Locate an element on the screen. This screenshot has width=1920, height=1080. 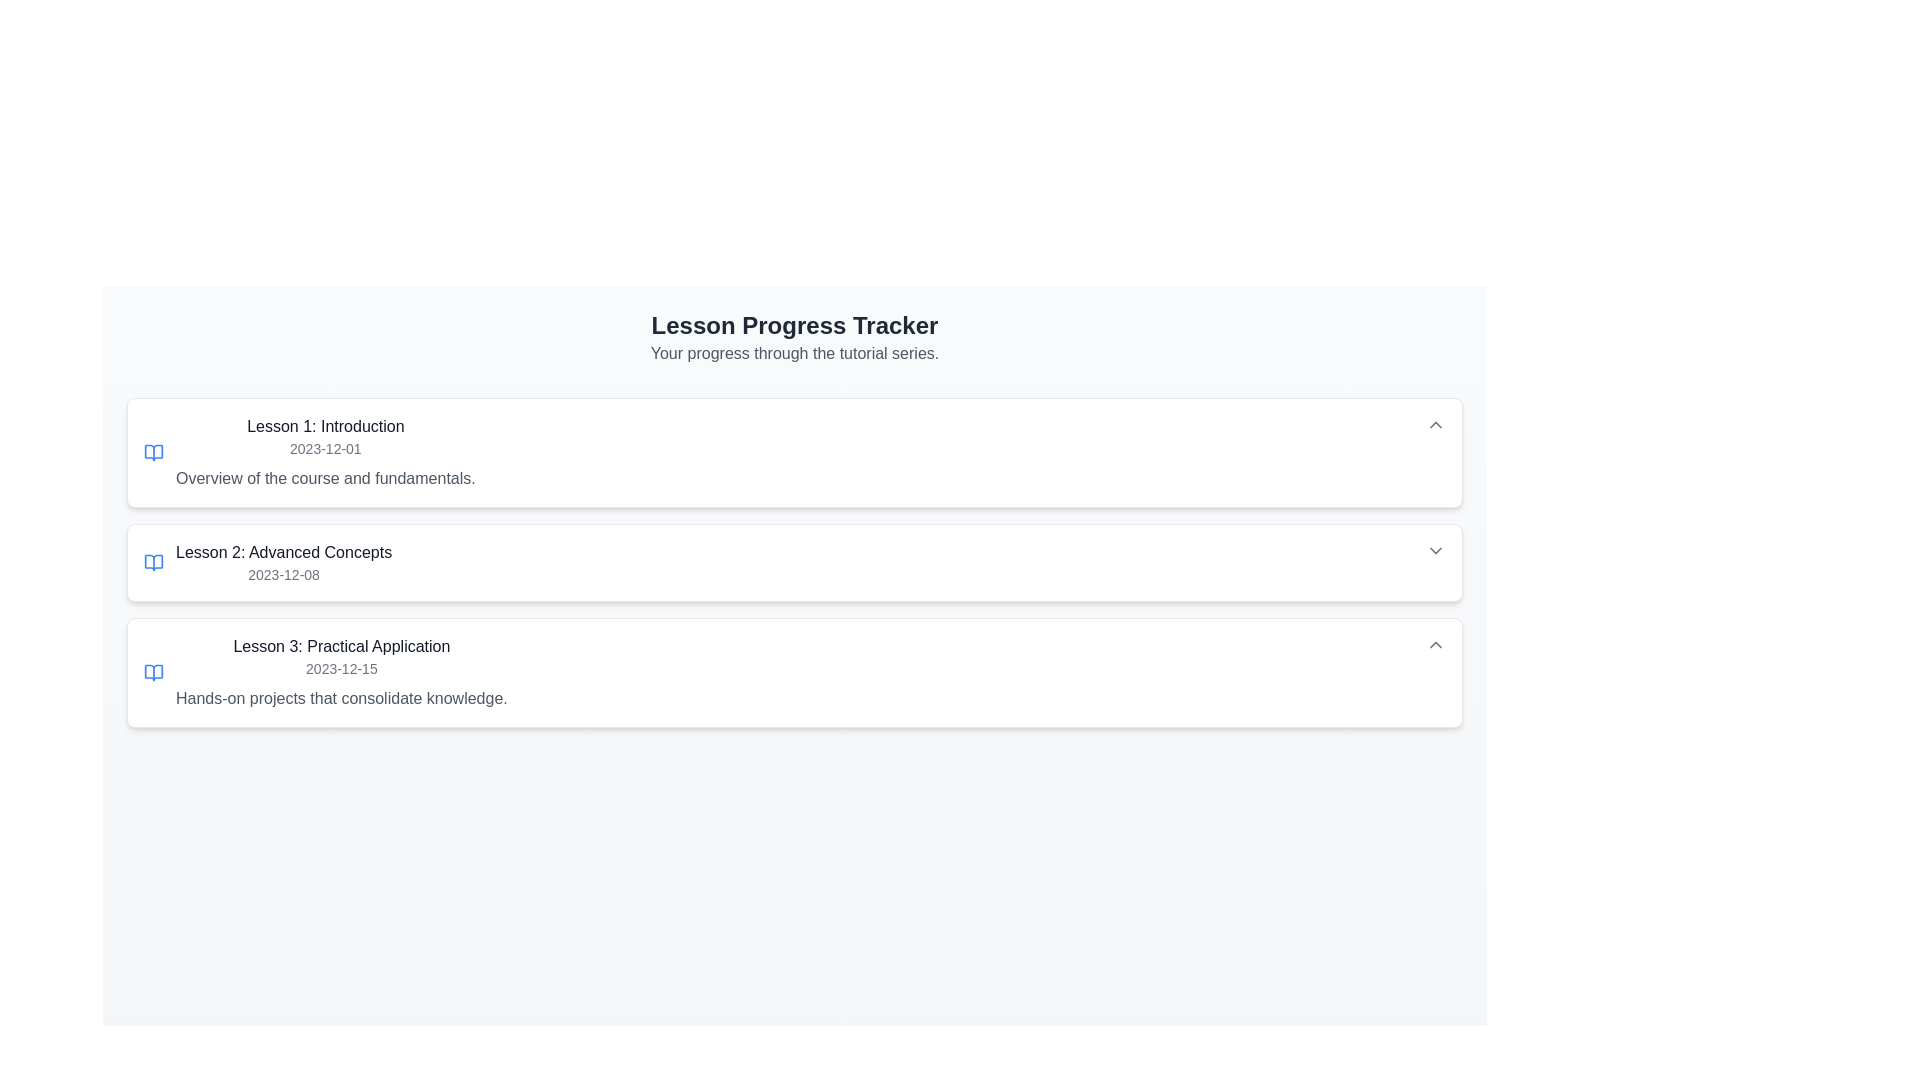
the text label displaying '2023-12-01', which is styled with a small gray font and positioned below the title 'Lesson 1: Introduction' in the card layout is located at coordinates (325, 447).